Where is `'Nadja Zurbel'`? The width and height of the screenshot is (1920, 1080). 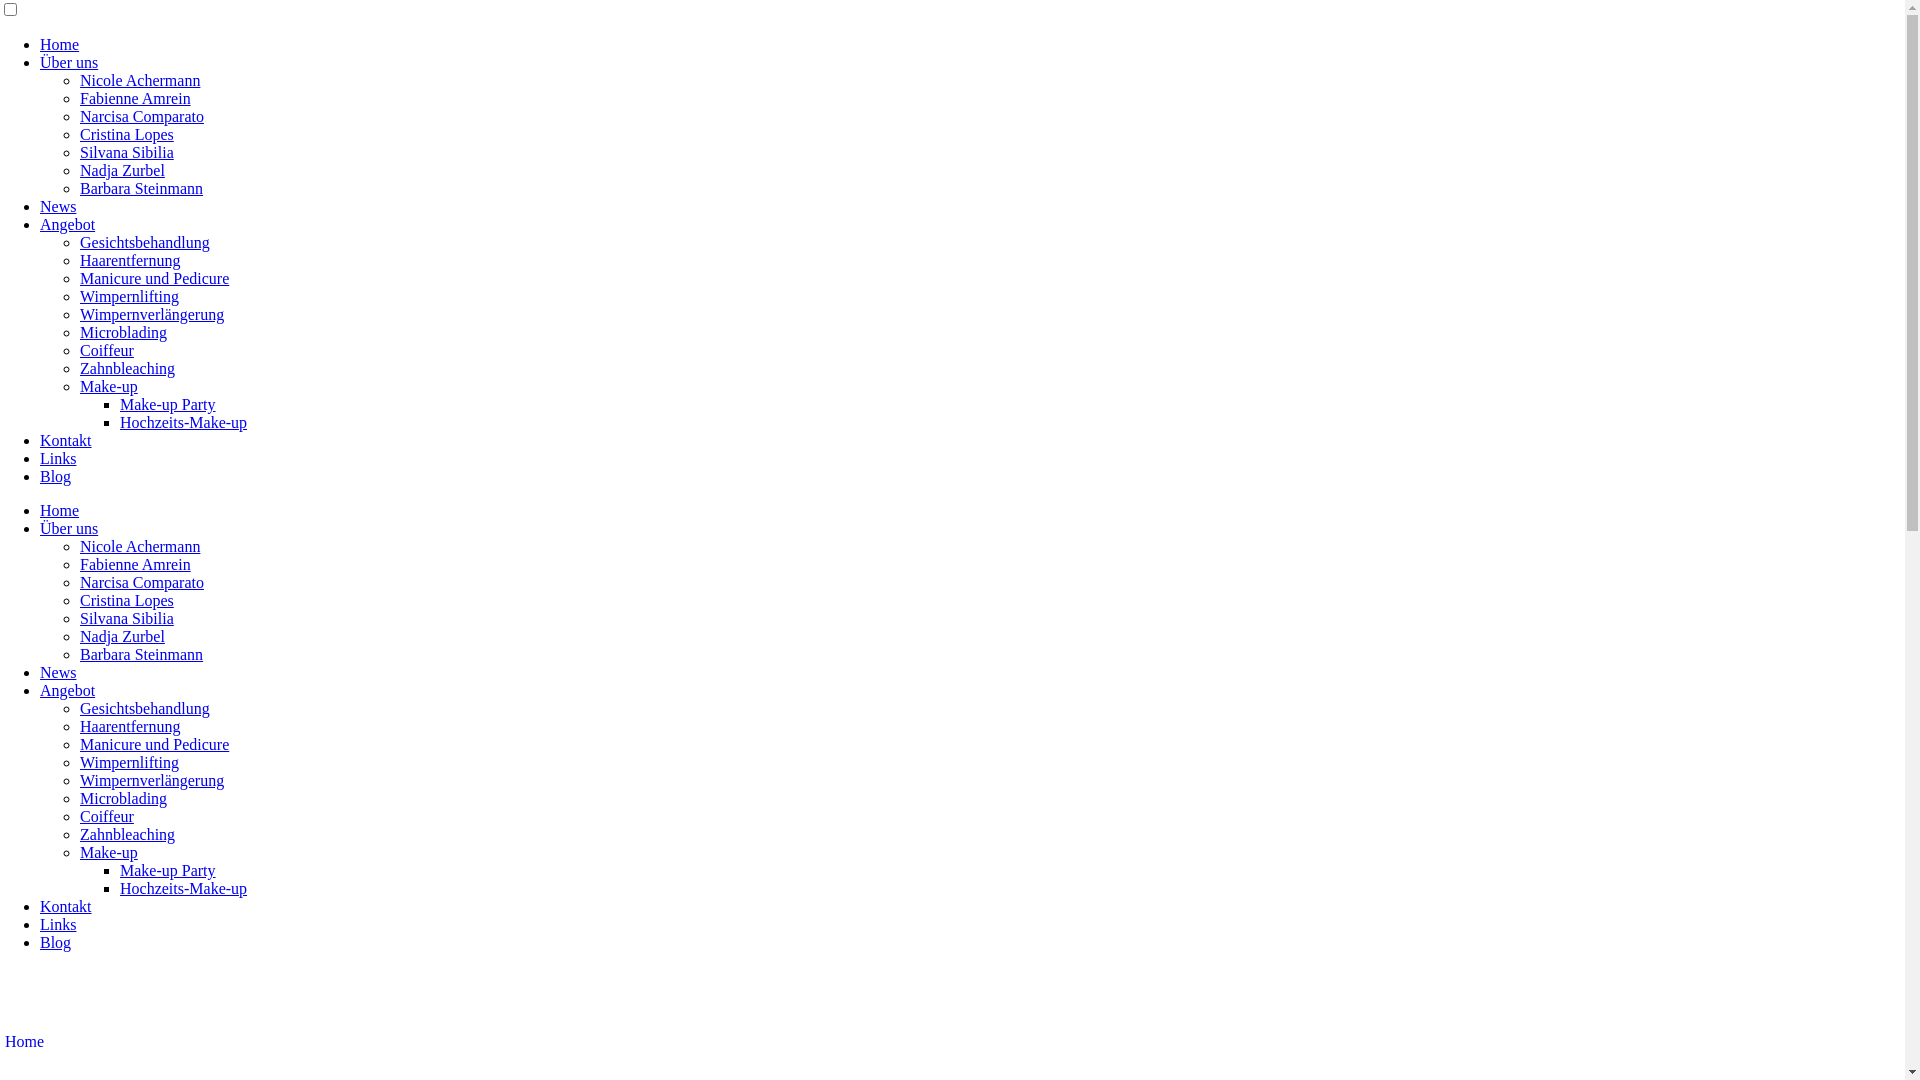 'Nadja Zurbel' is located at coordinates (121, 169).